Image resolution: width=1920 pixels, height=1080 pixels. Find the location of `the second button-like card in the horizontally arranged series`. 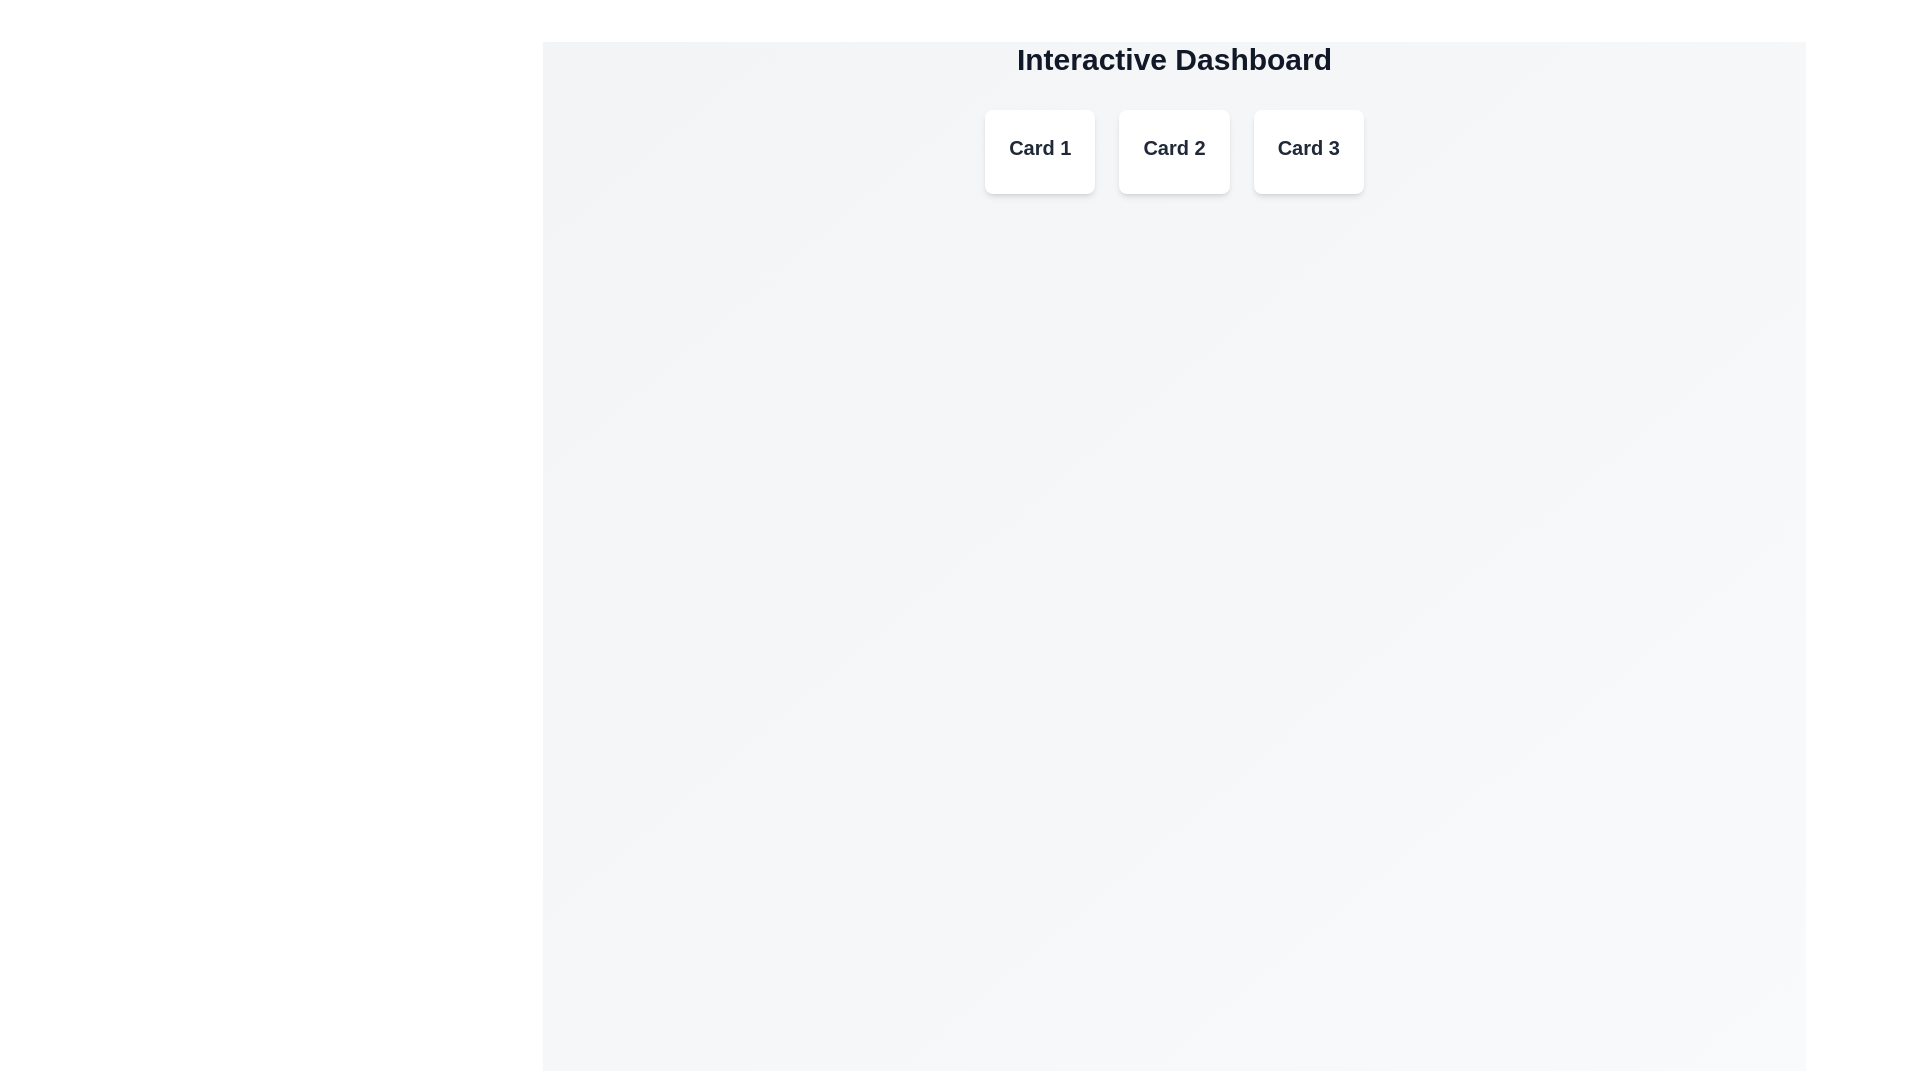

the second button-like card in the horizontally arranged series is located at coordinates (1174, 150).